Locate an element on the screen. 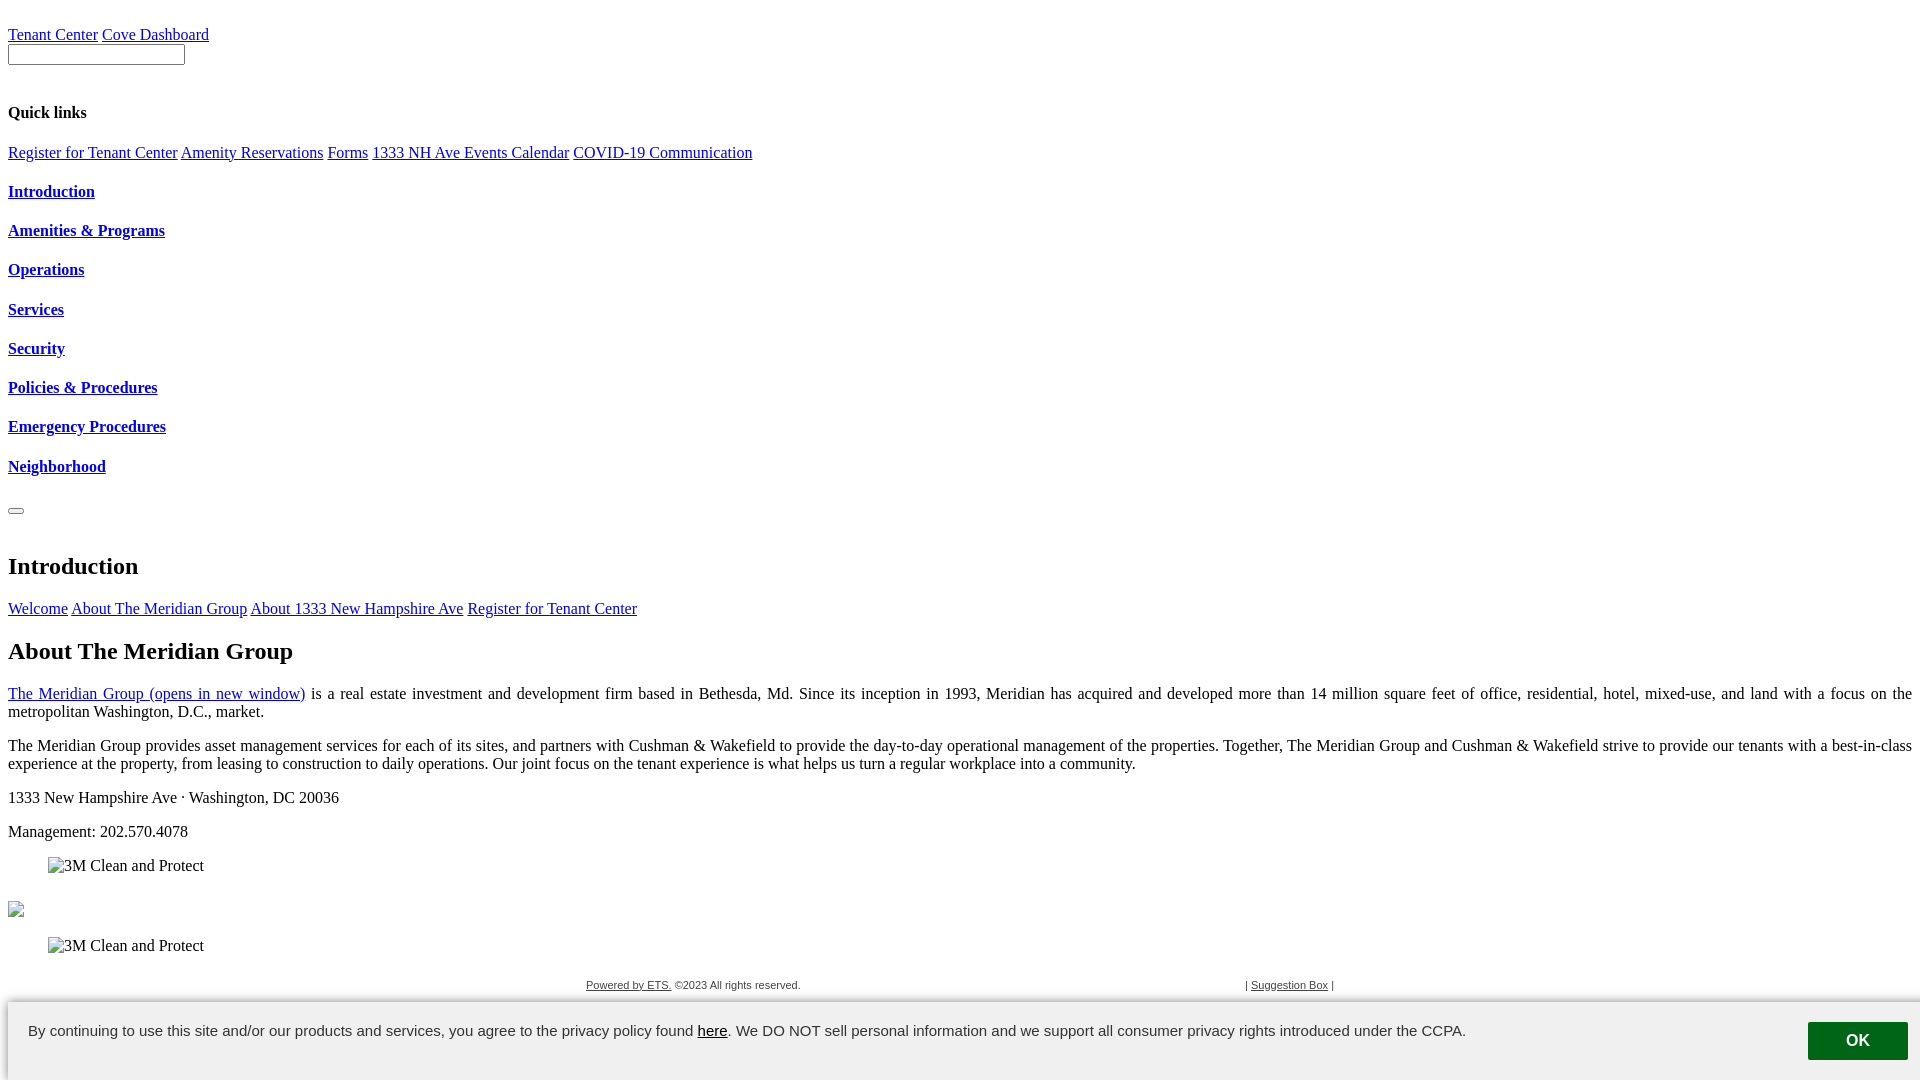 The width and height of the screenshot is (1920, 1080). 'Powered by ETS.' is located at coordinates (627, 983).